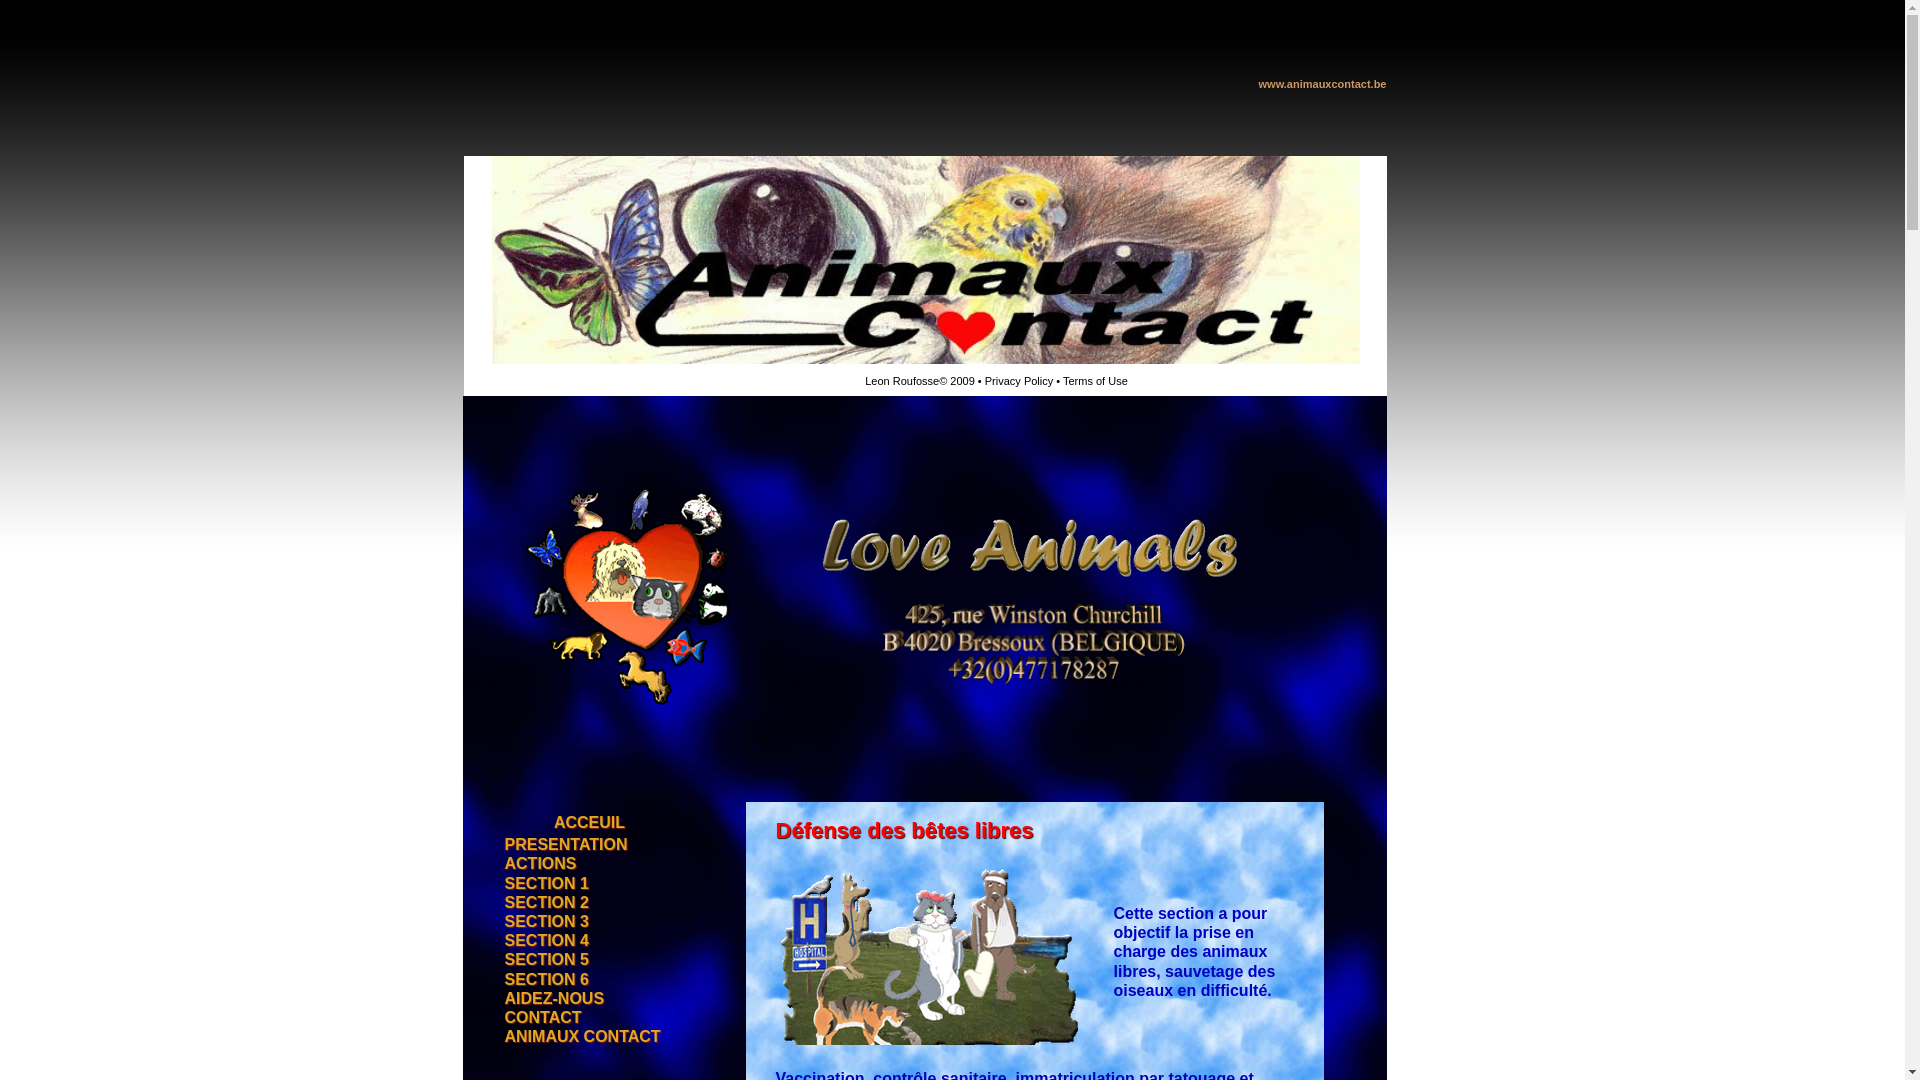 This screenshot has height=1080, width=1920. Describe the element at coordinates (546, 883) in the screenshot. I see `'SECTION 1'` at that location.